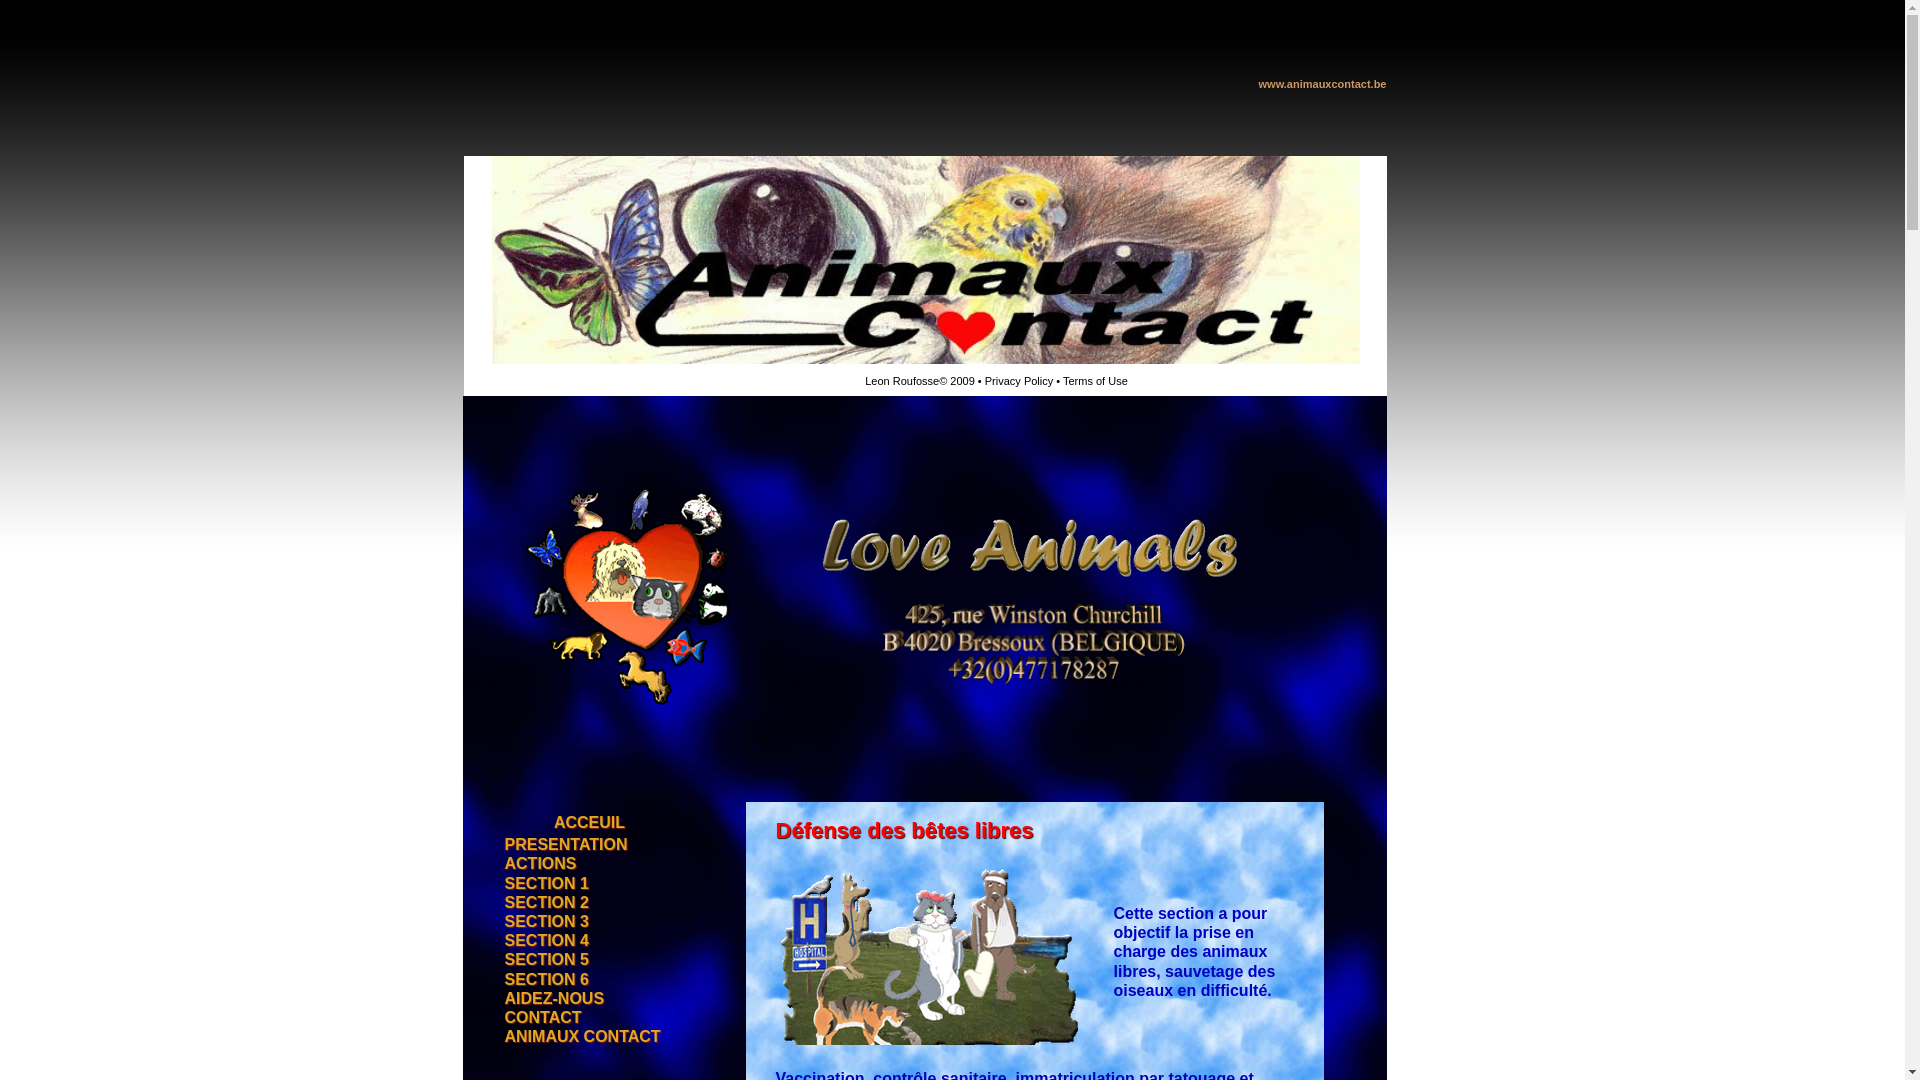 This screenshot has height=1080, width=1920. Describe the element at coordinates (546, 883) in the screenshot. I see `'SECTION 1'` at that location.